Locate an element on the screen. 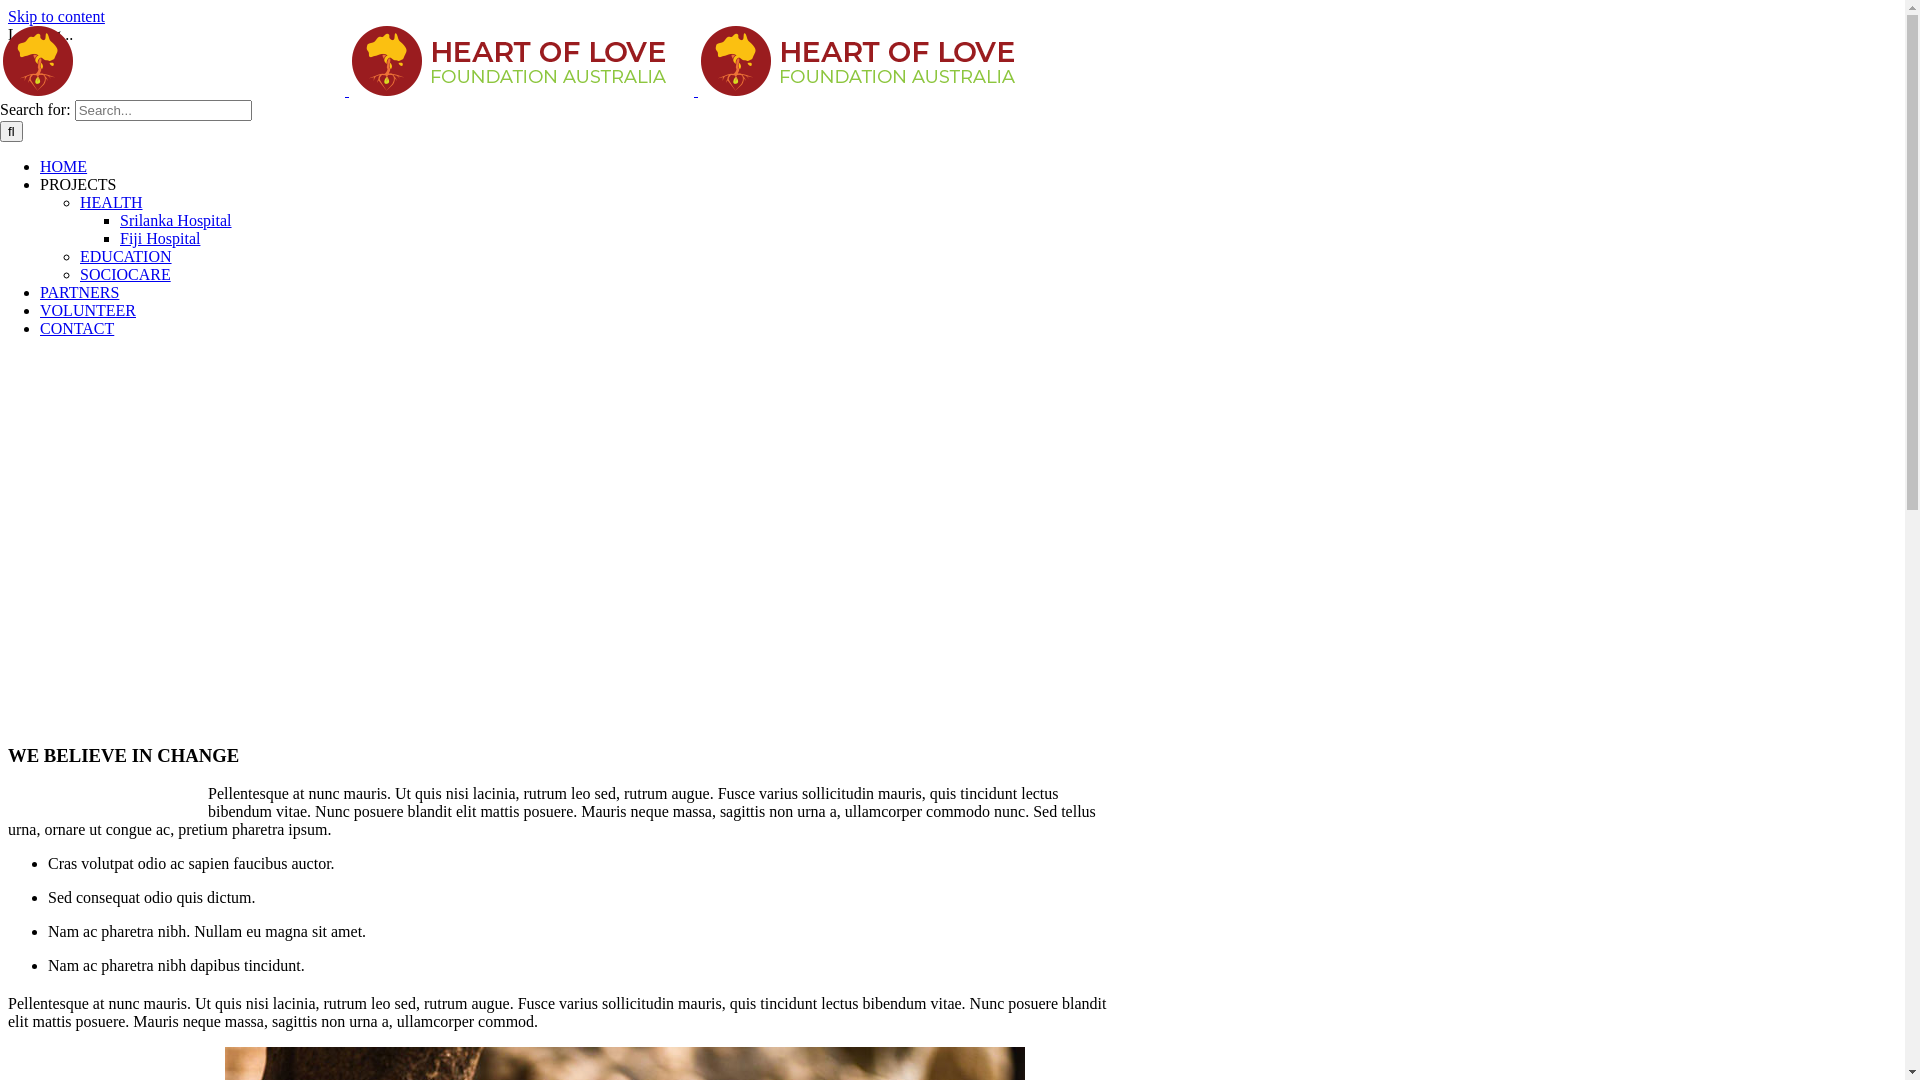  'EDUCATION' is located at coordinates (124, 255).